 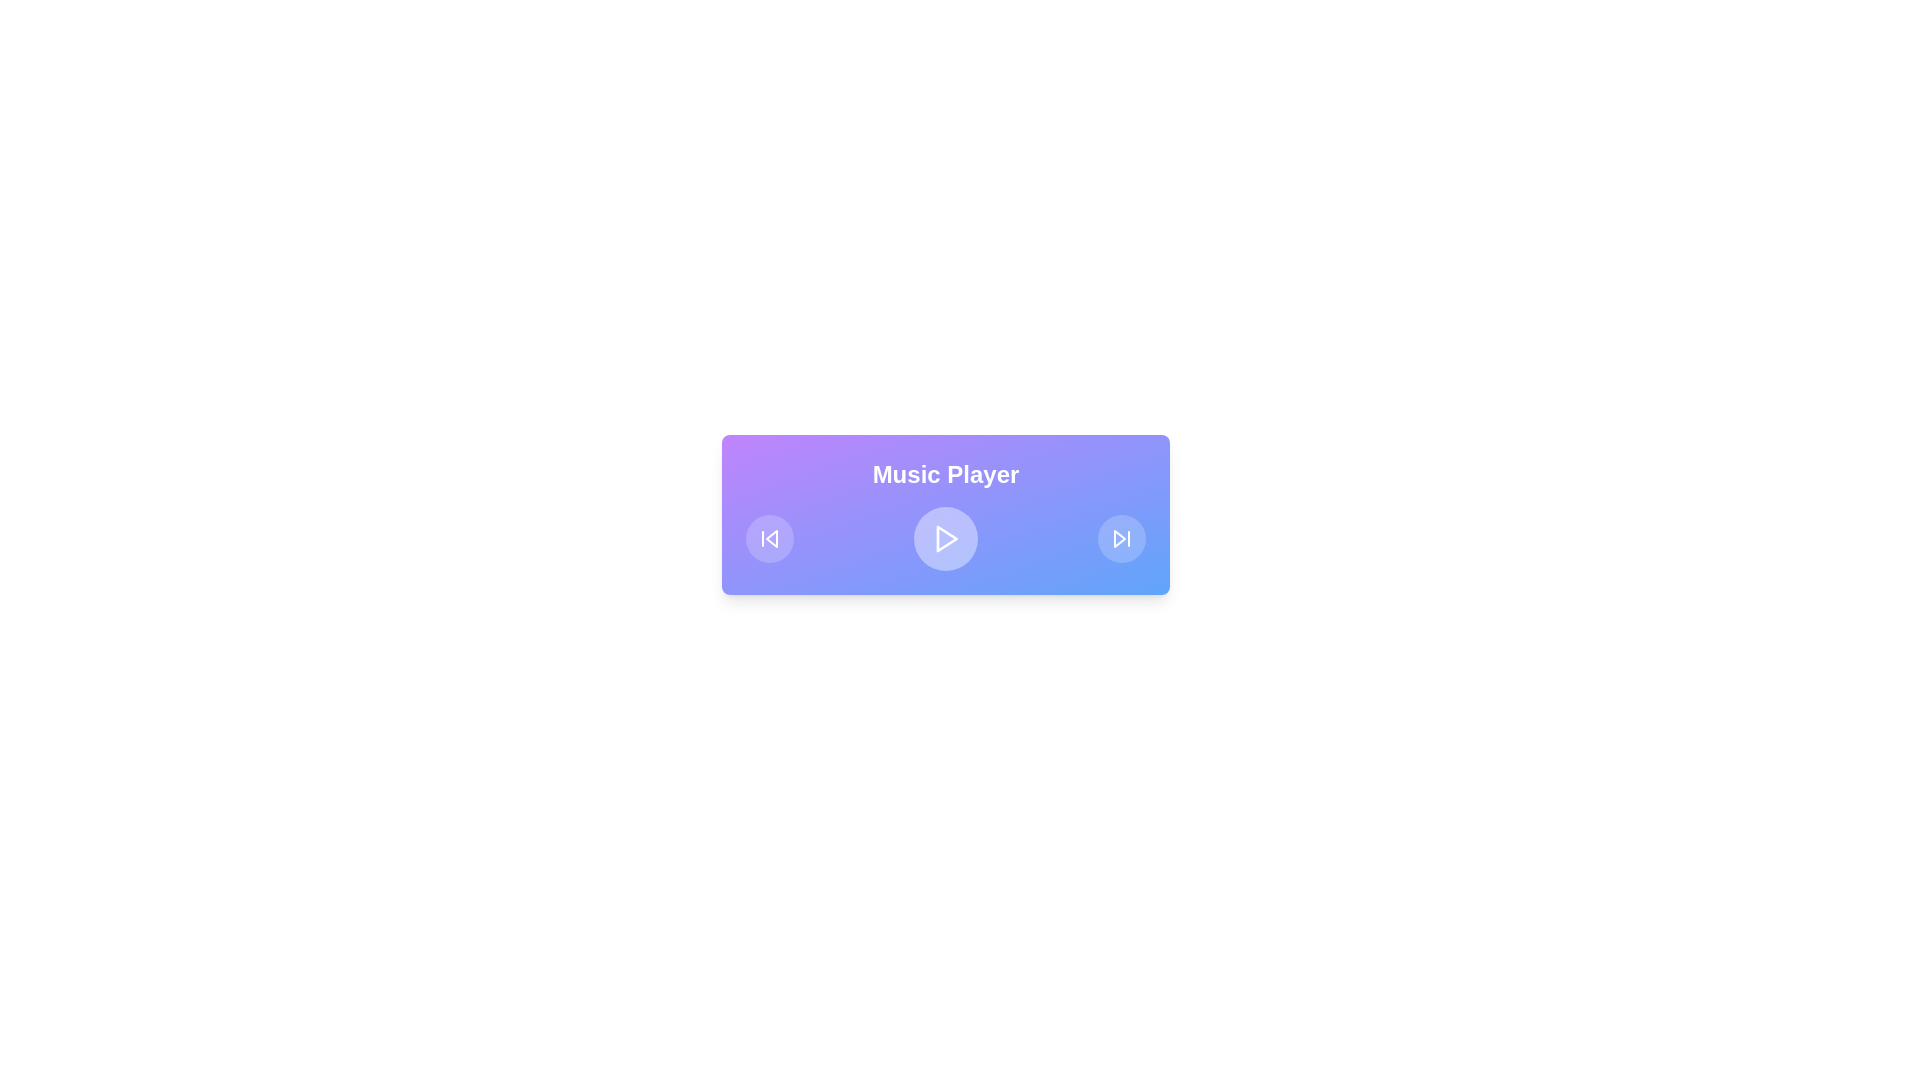 I want to click on the small interactive icon resembling a backward navigational arrow located within a rounded square button, so click(x=768, y=538).